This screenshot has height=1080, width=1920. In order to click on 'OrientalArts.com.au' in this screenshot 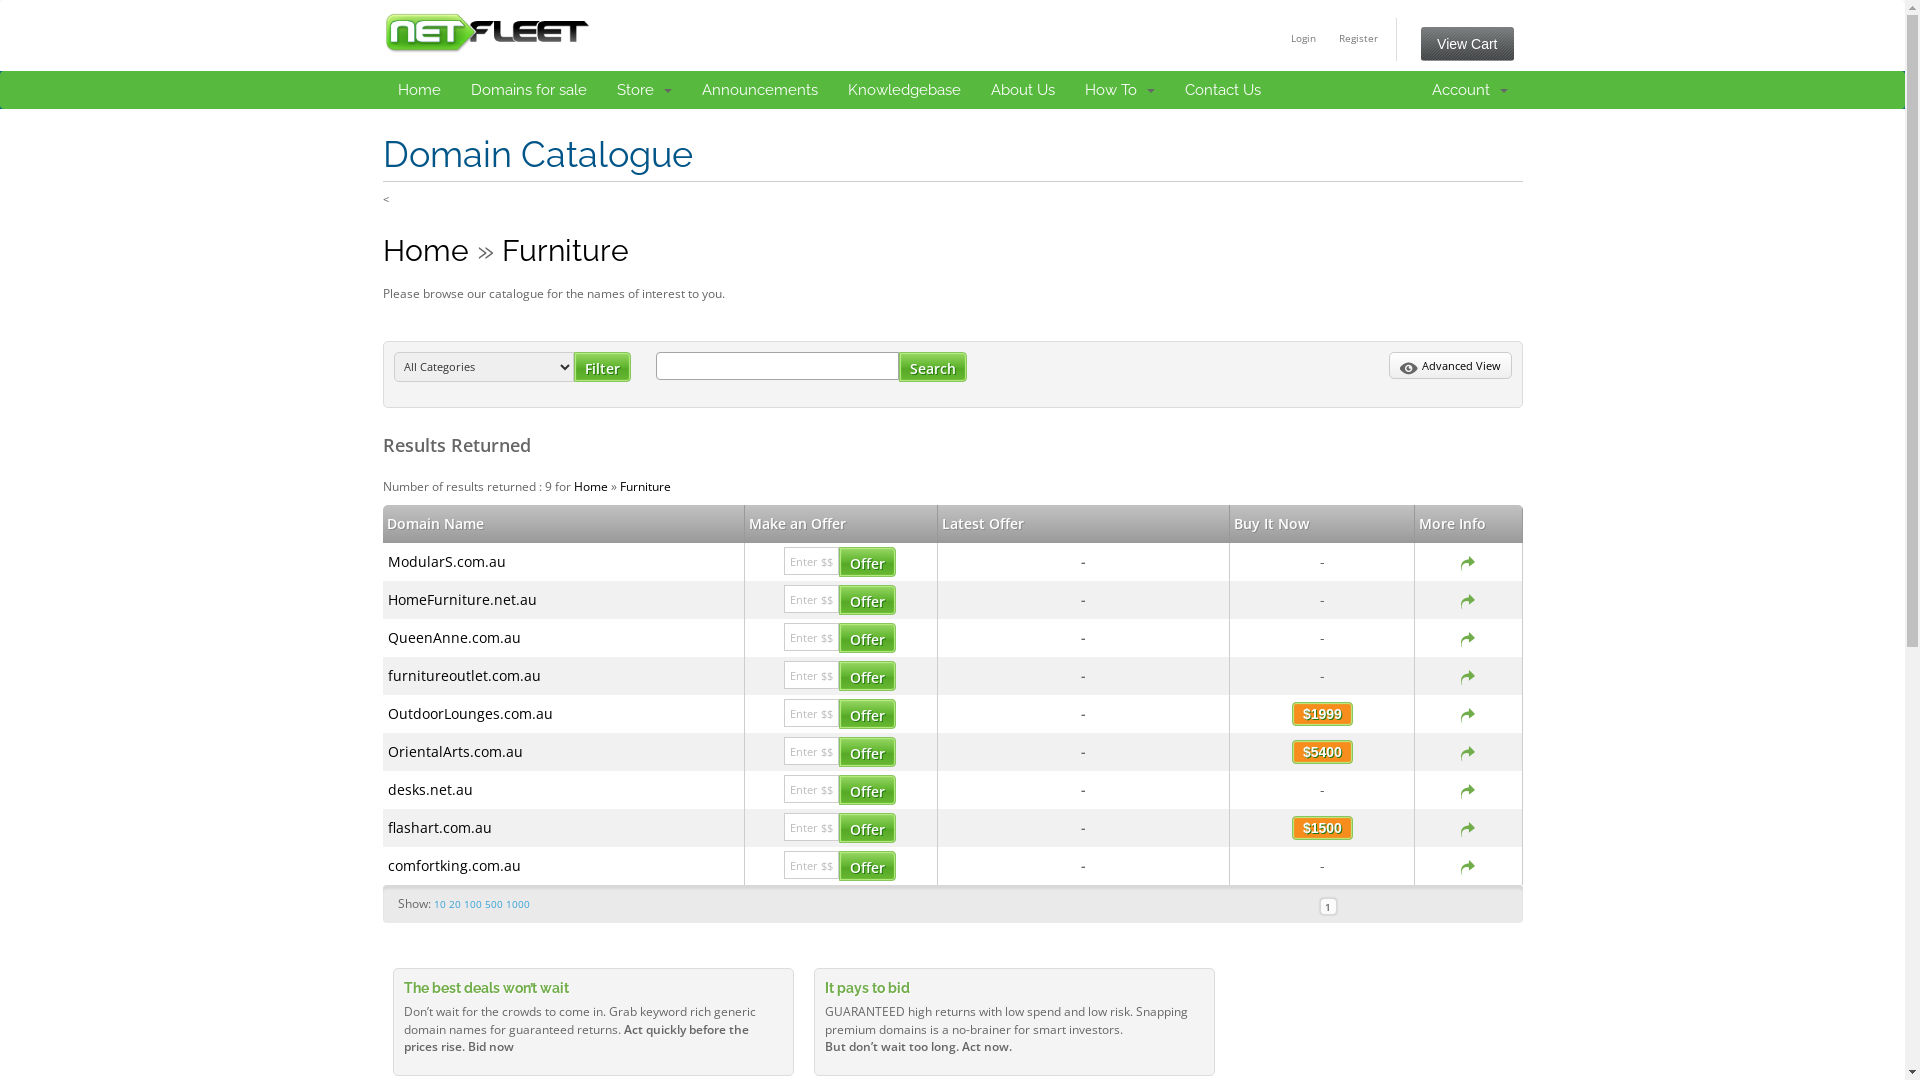, I will do `click(388, 751)`.